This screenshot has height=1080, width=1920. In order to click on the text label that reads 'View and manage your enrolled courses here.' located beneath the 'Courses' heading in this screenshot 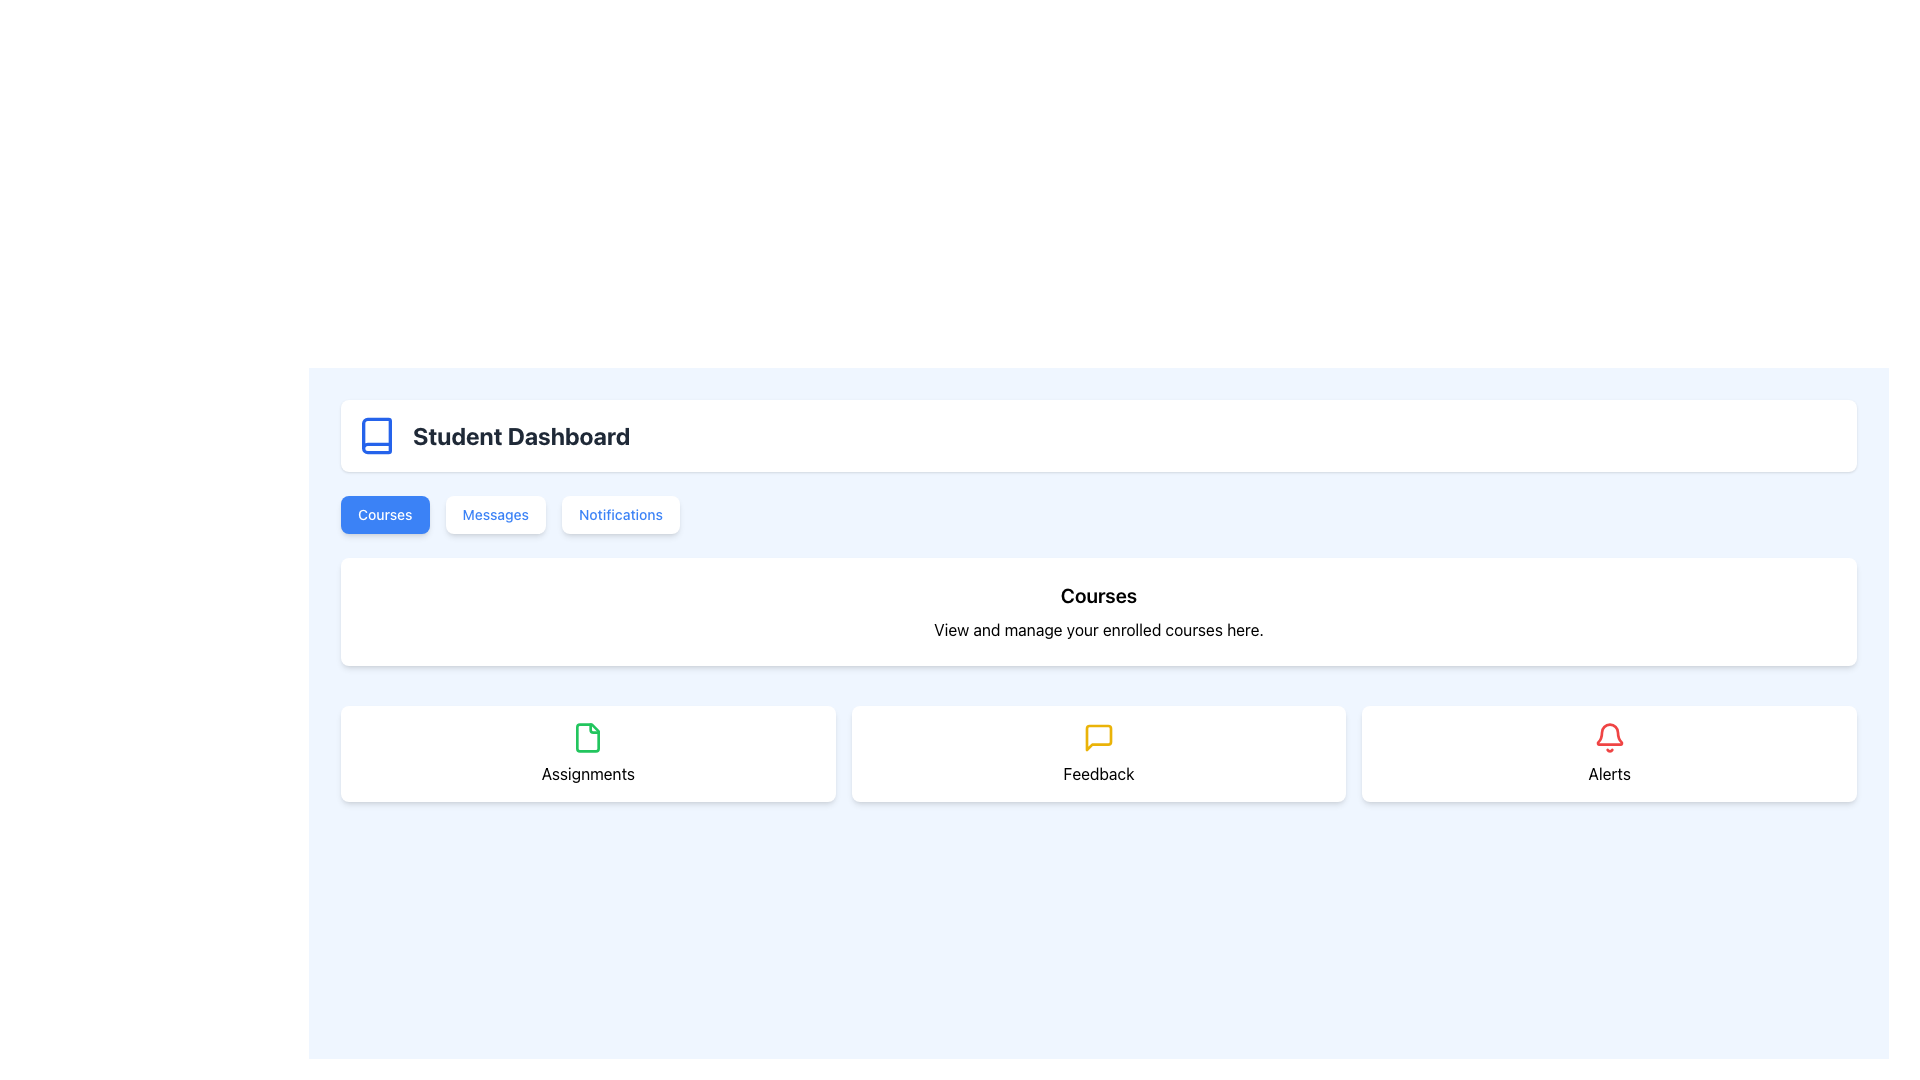, I will do `click(1098, 628)`.